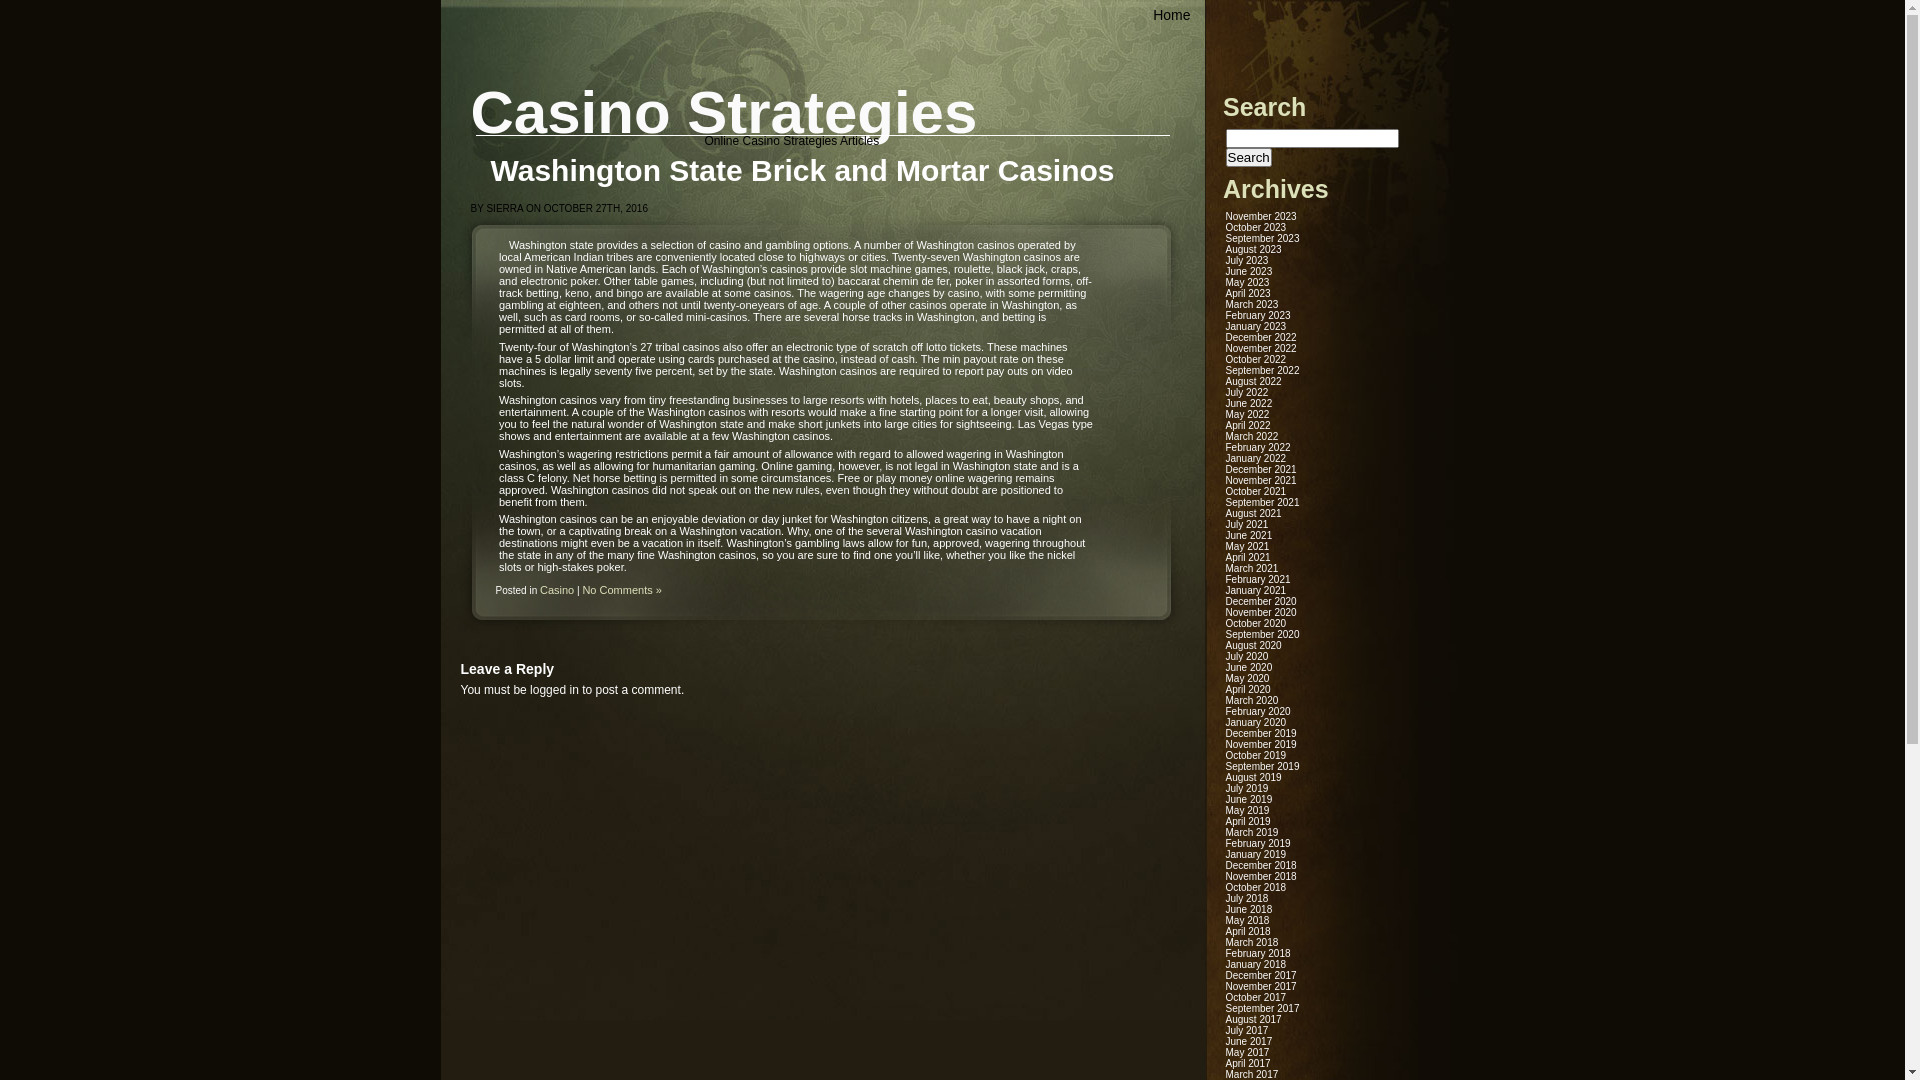 Image resolution: width=1920 pixels, height=1080 pixels. What do you see at coordinates (1248, 667) in the screenshot?
I see `'June 2020'` at bounding box center [1248, 667].